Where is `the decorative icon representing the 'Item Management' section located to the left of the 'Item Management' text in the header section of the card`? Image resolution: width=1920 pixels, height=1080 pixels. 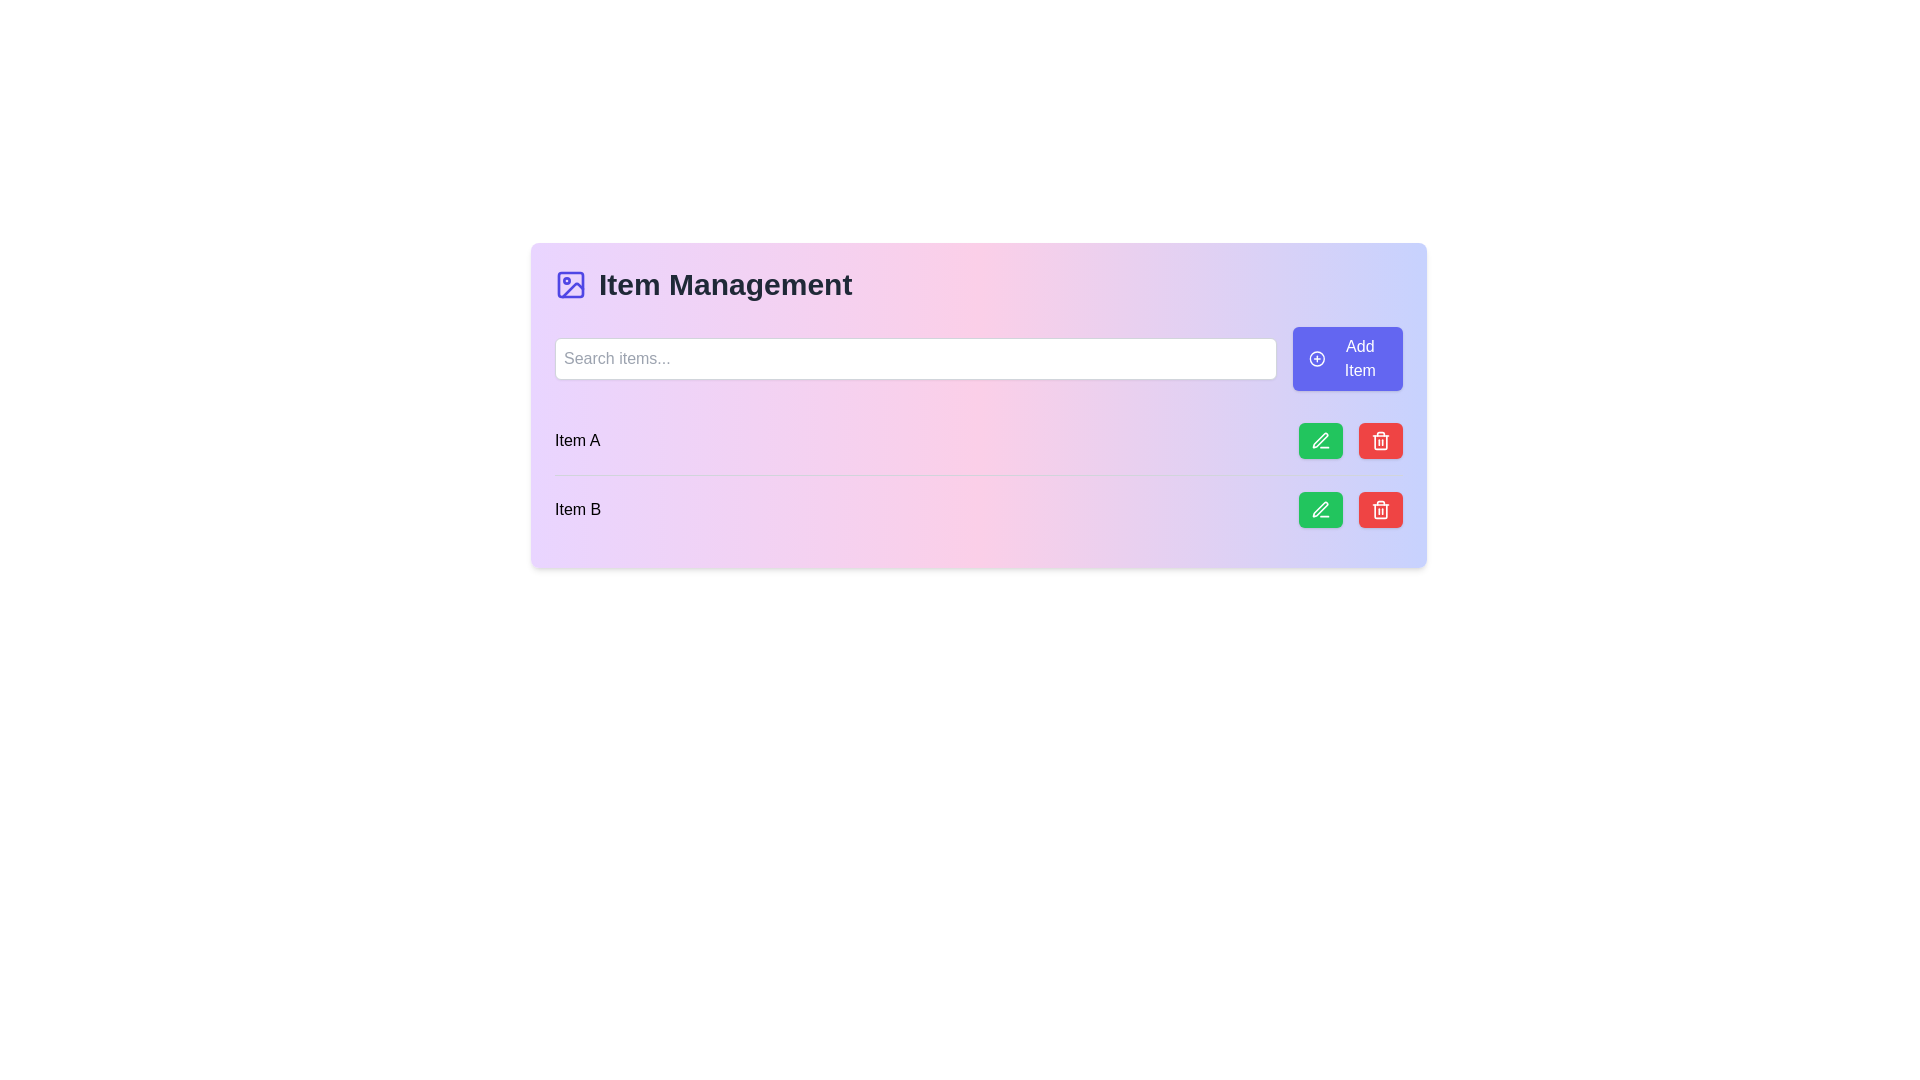
the decorative icon representing the 'Item Management' section located to the left of the 'Item Management' text in the header section of the card is located at coordinates (570, 285).